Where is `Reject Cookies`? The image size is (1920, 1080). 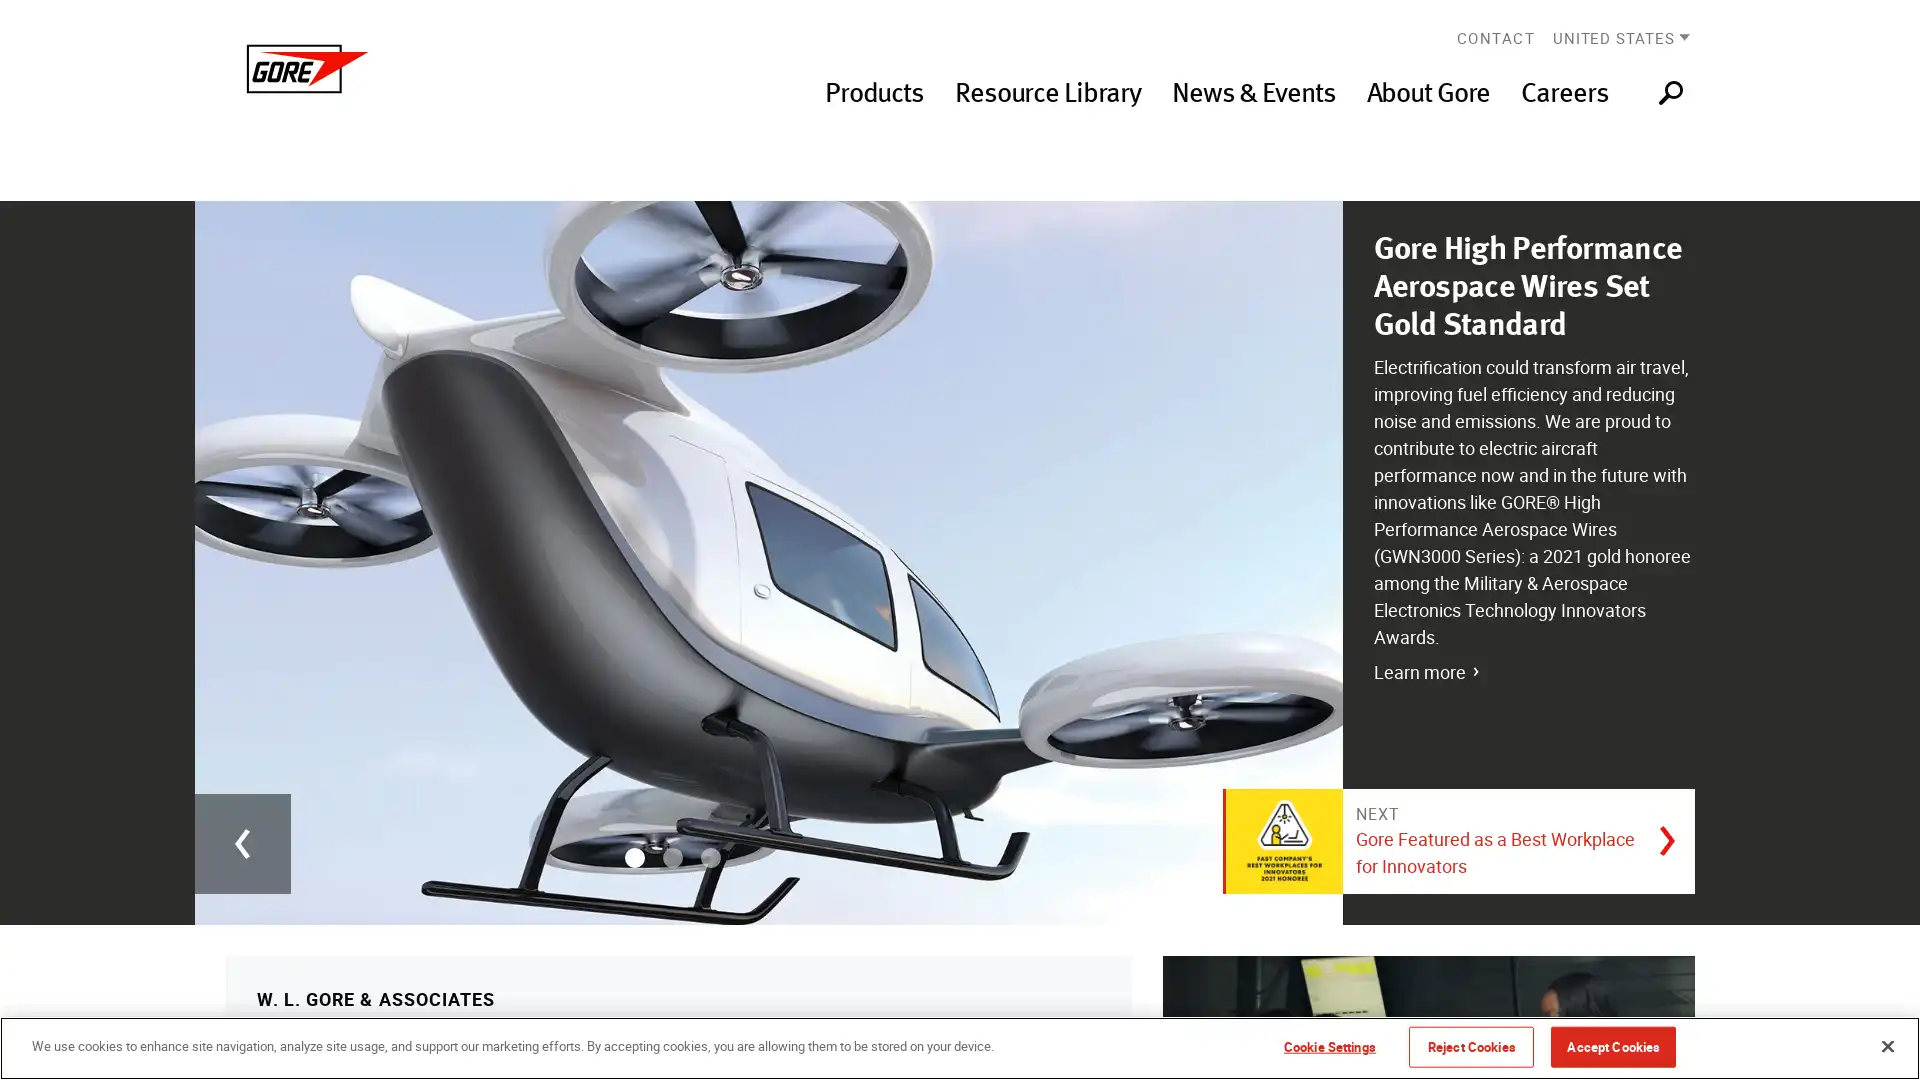 Reject Cookies is located at coordinates (1471, 1045).